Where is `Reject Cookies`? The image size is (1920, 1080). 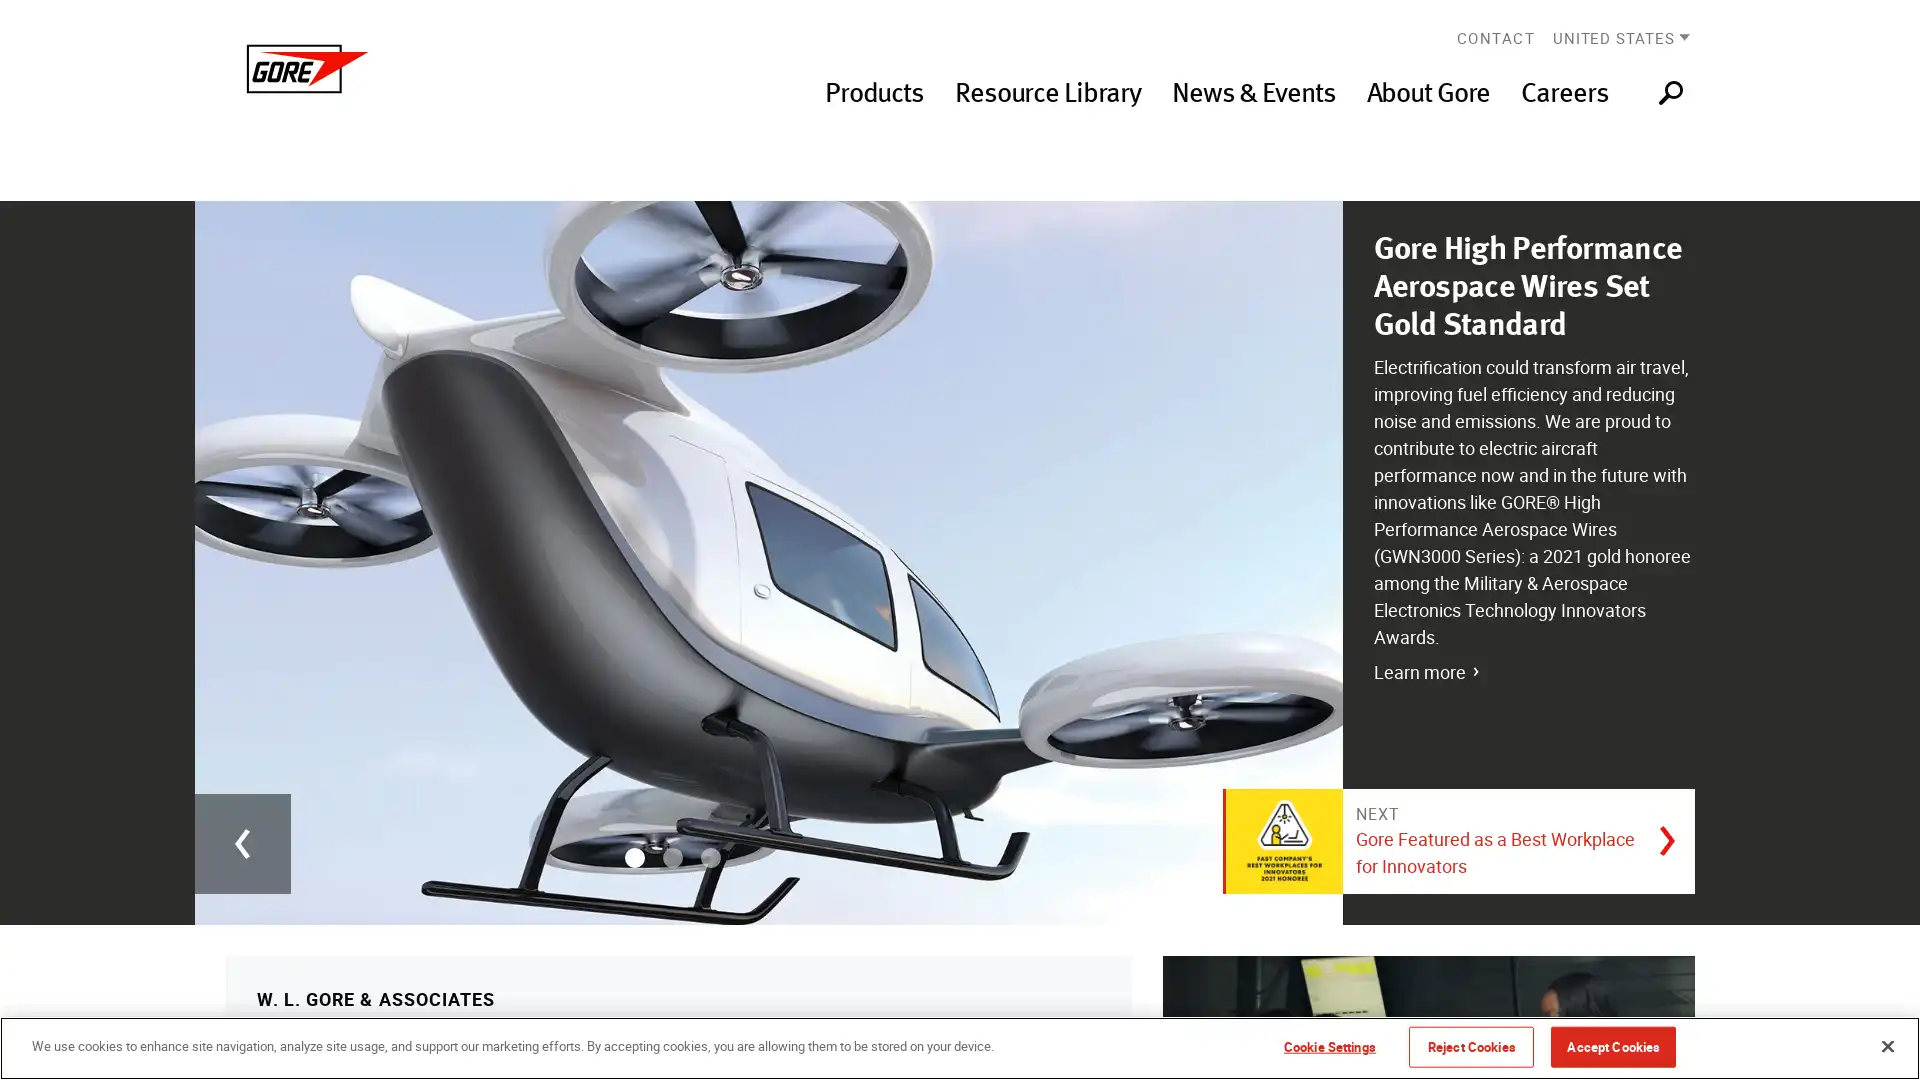 Reject Cookies is located at coordinates (1471, 1045).